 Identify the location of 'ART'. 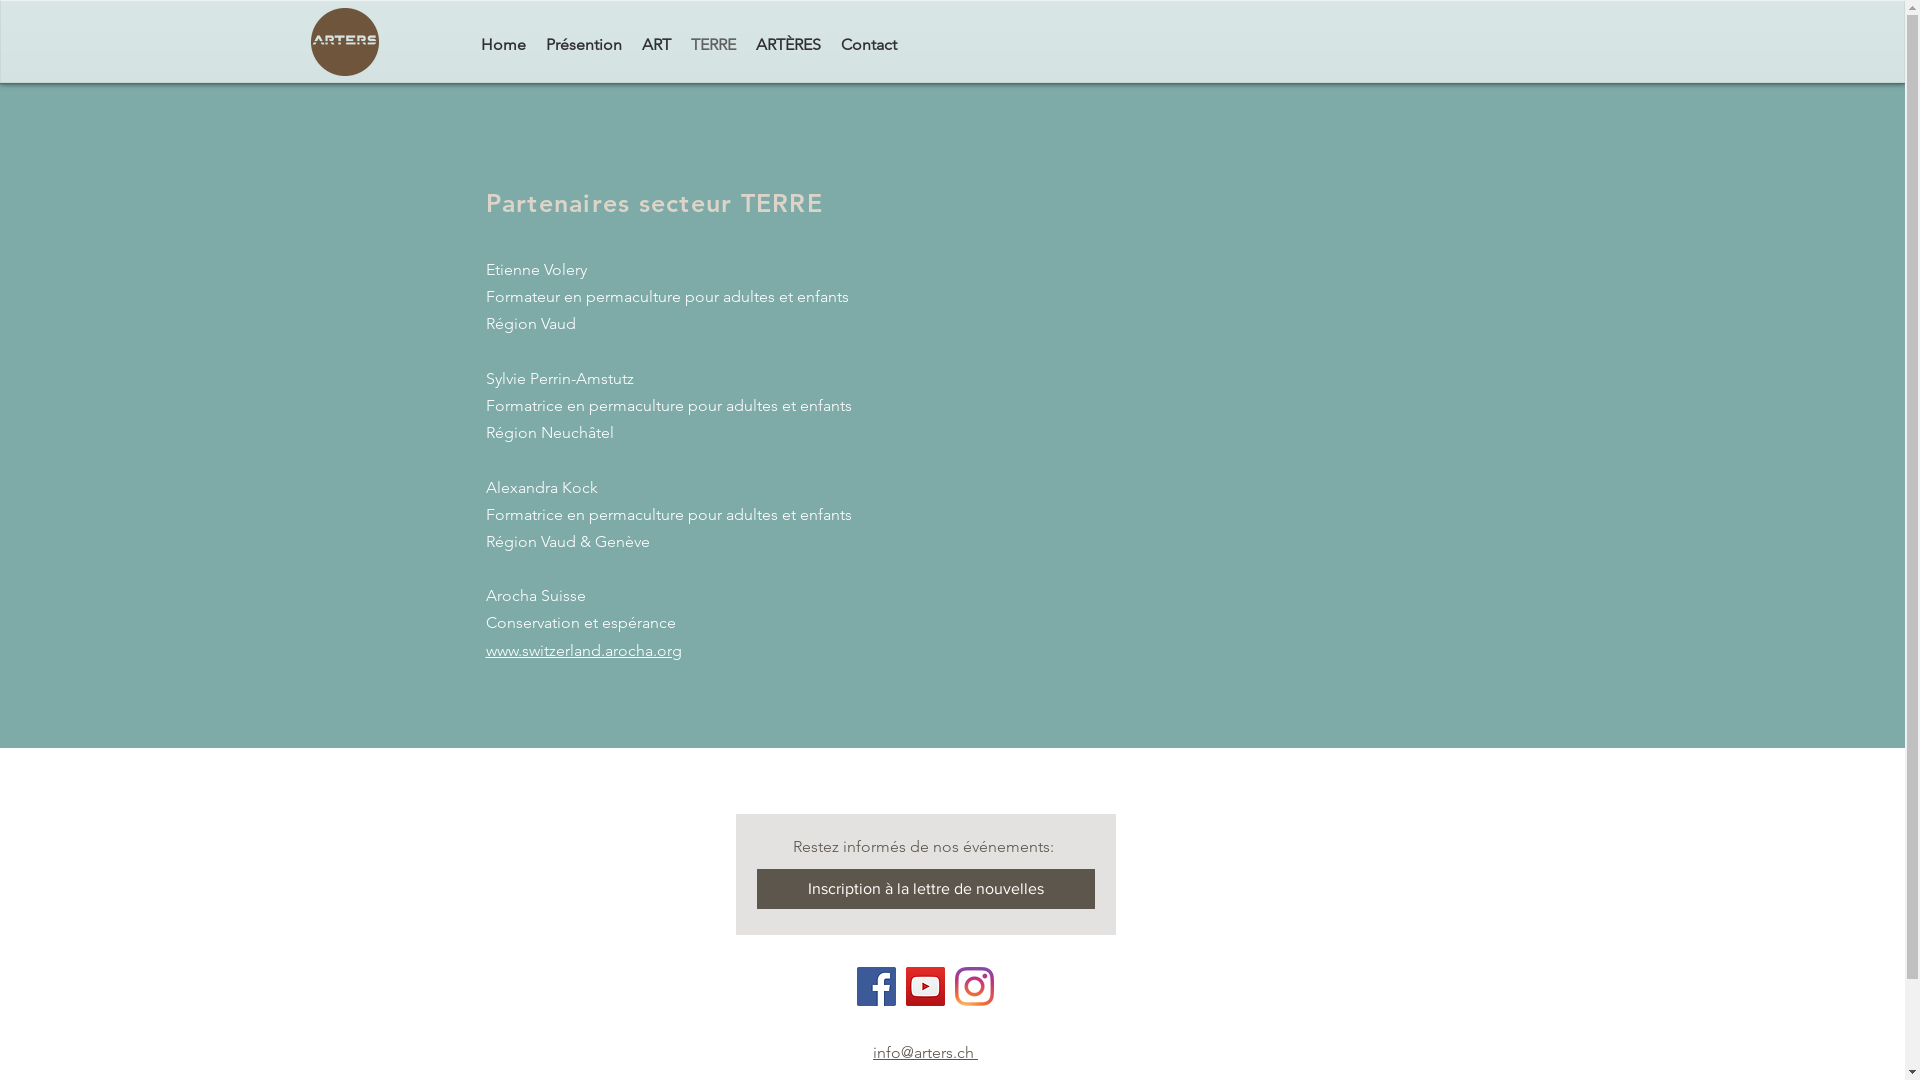
(656, 45).